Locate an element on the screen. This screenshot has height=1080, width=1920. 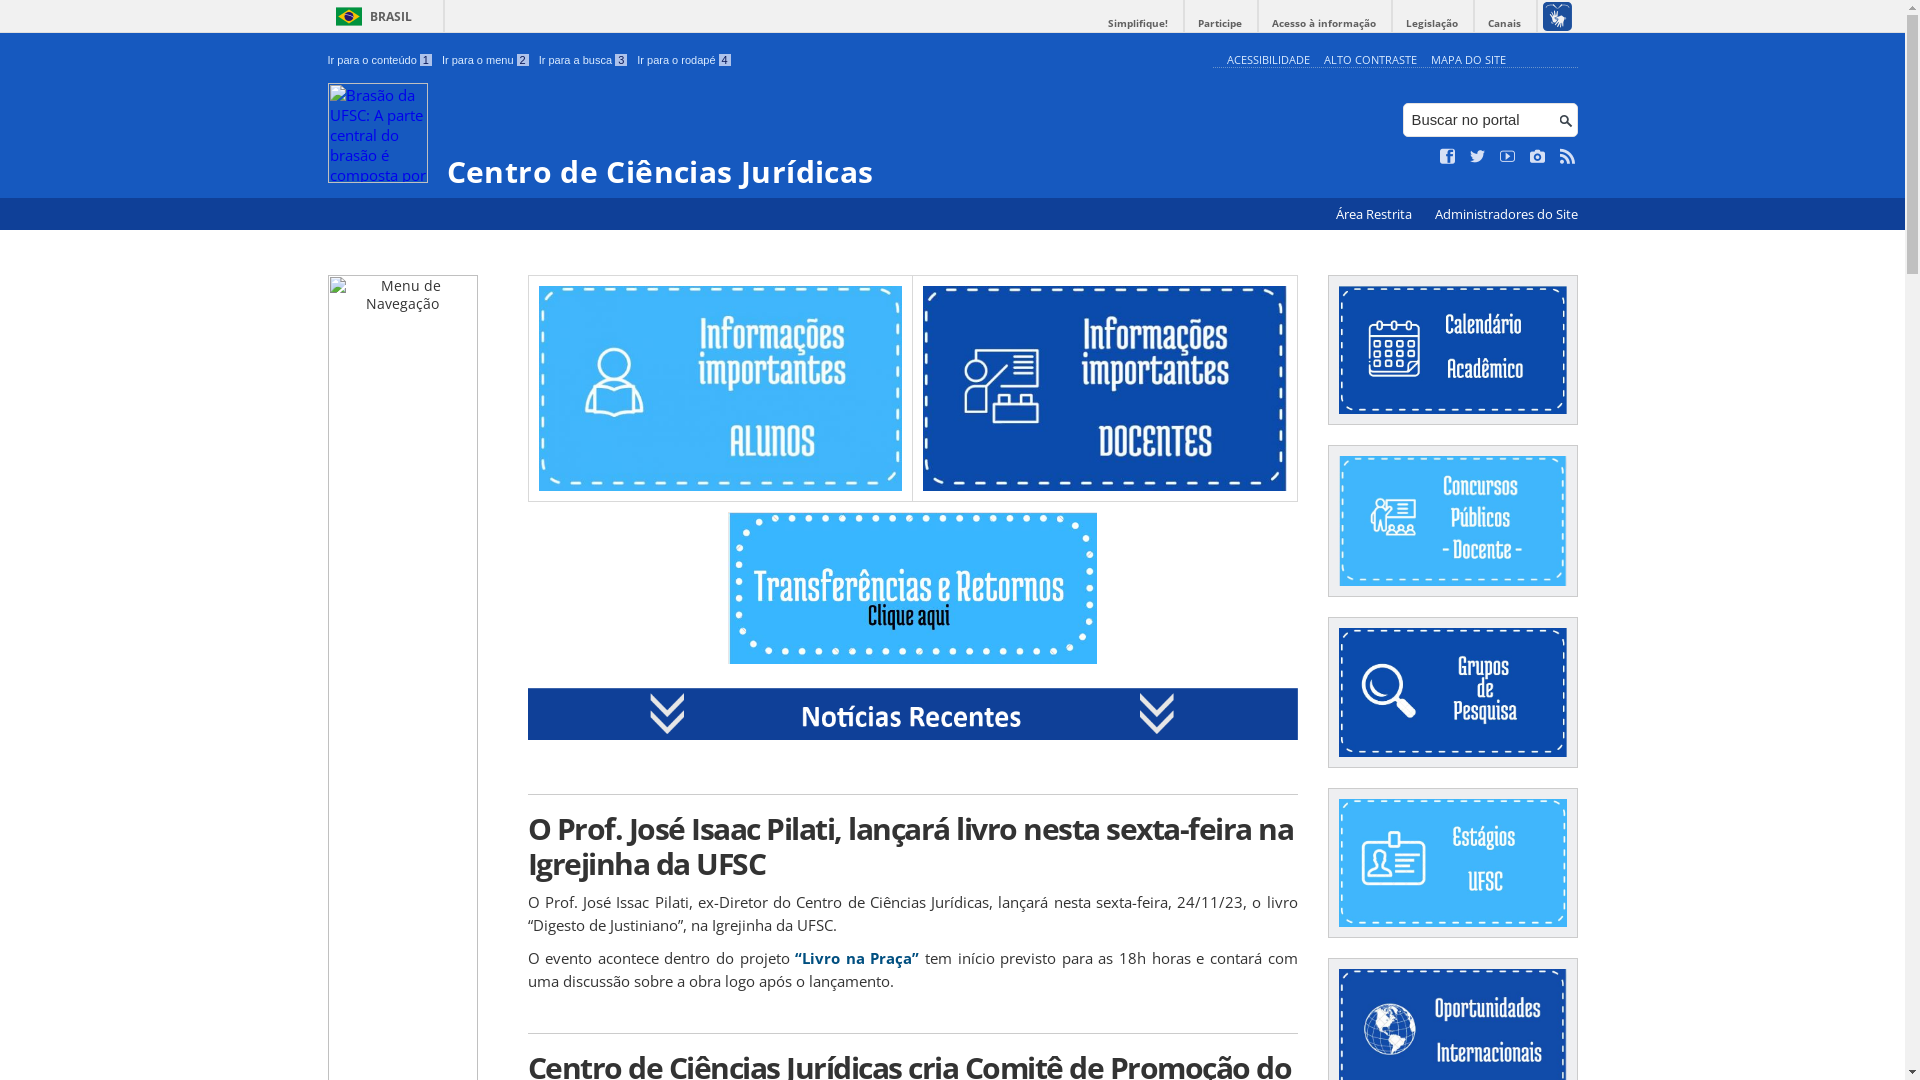
'Ir para a busca 3' is located at coordinates (582, 59).